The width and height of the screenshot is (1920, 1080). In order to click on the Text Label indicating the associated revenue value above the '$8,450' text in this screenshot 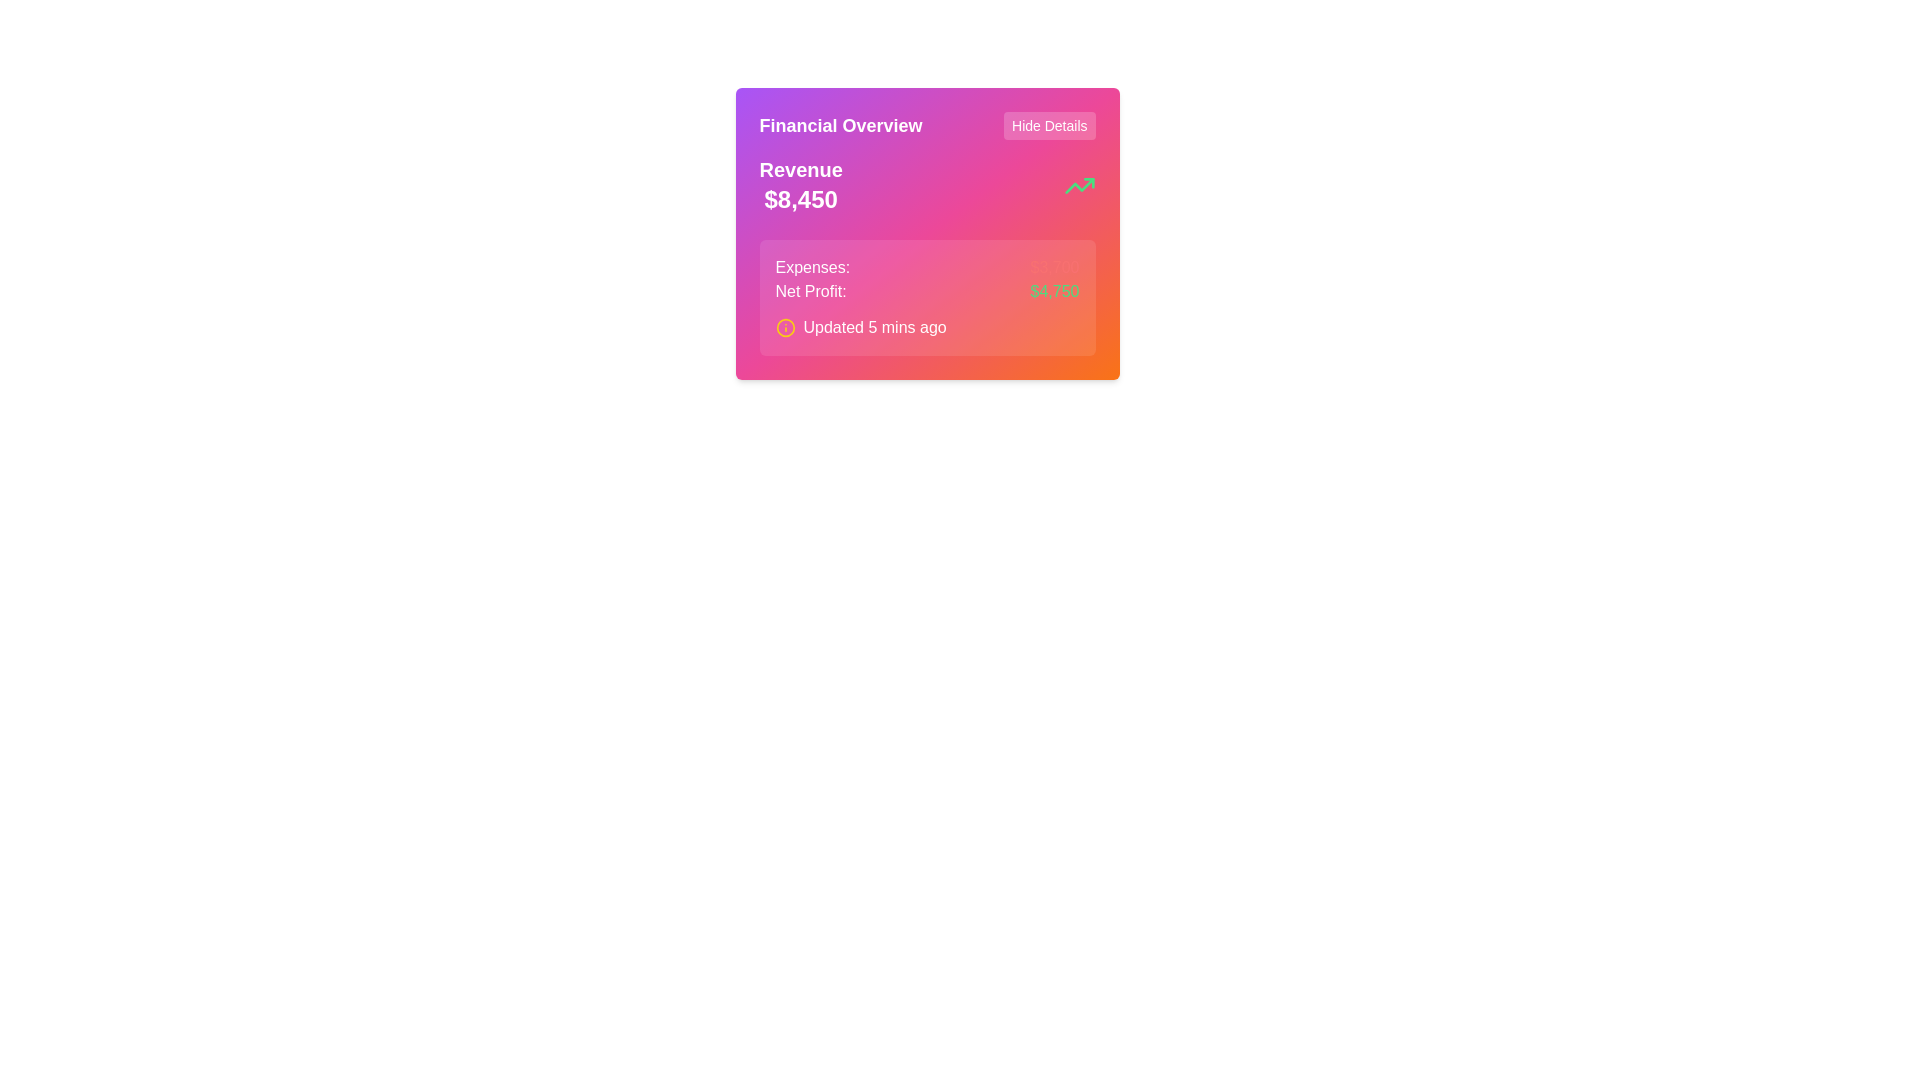, I will do `click(801, 168)`.